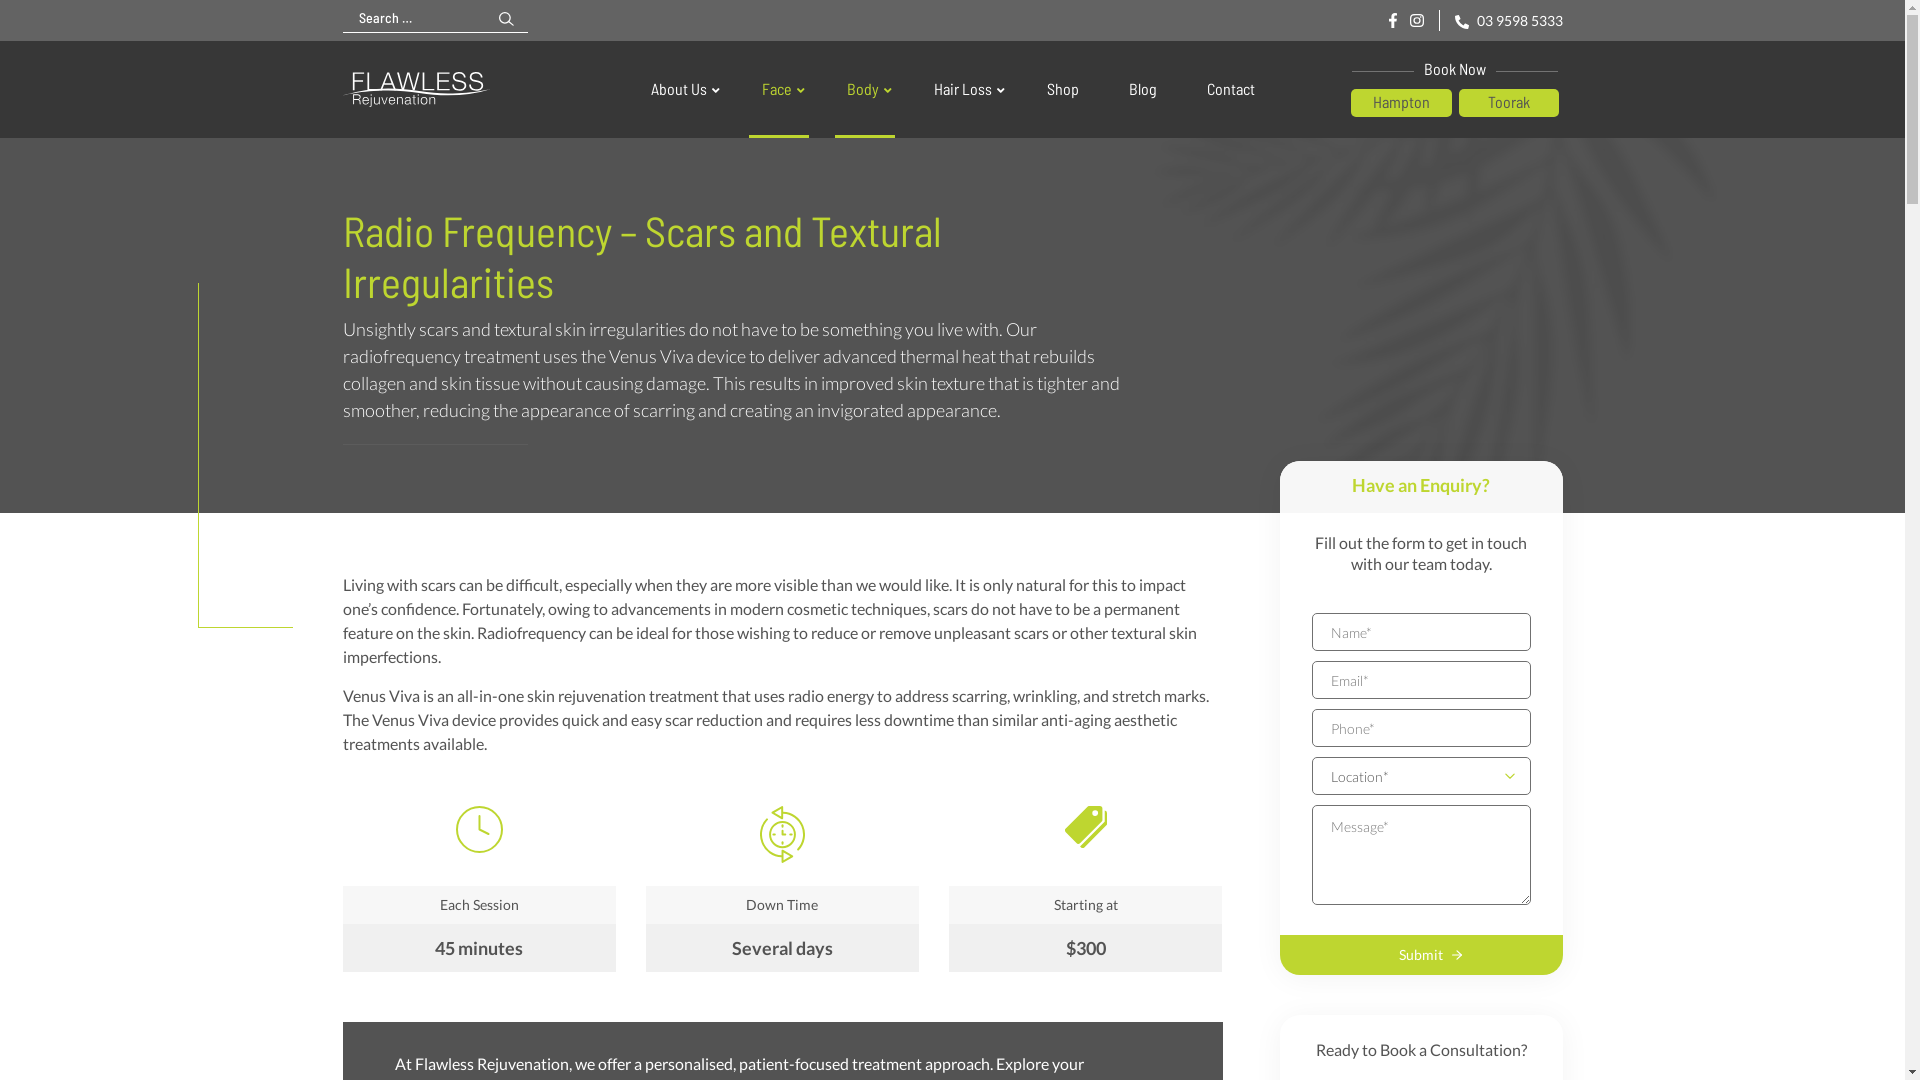 The height and width of the screenshot is (1080, 1920). Describe the element at coordinates (1400, 103) in the screenshot. I see `'Hampton'` at that location.